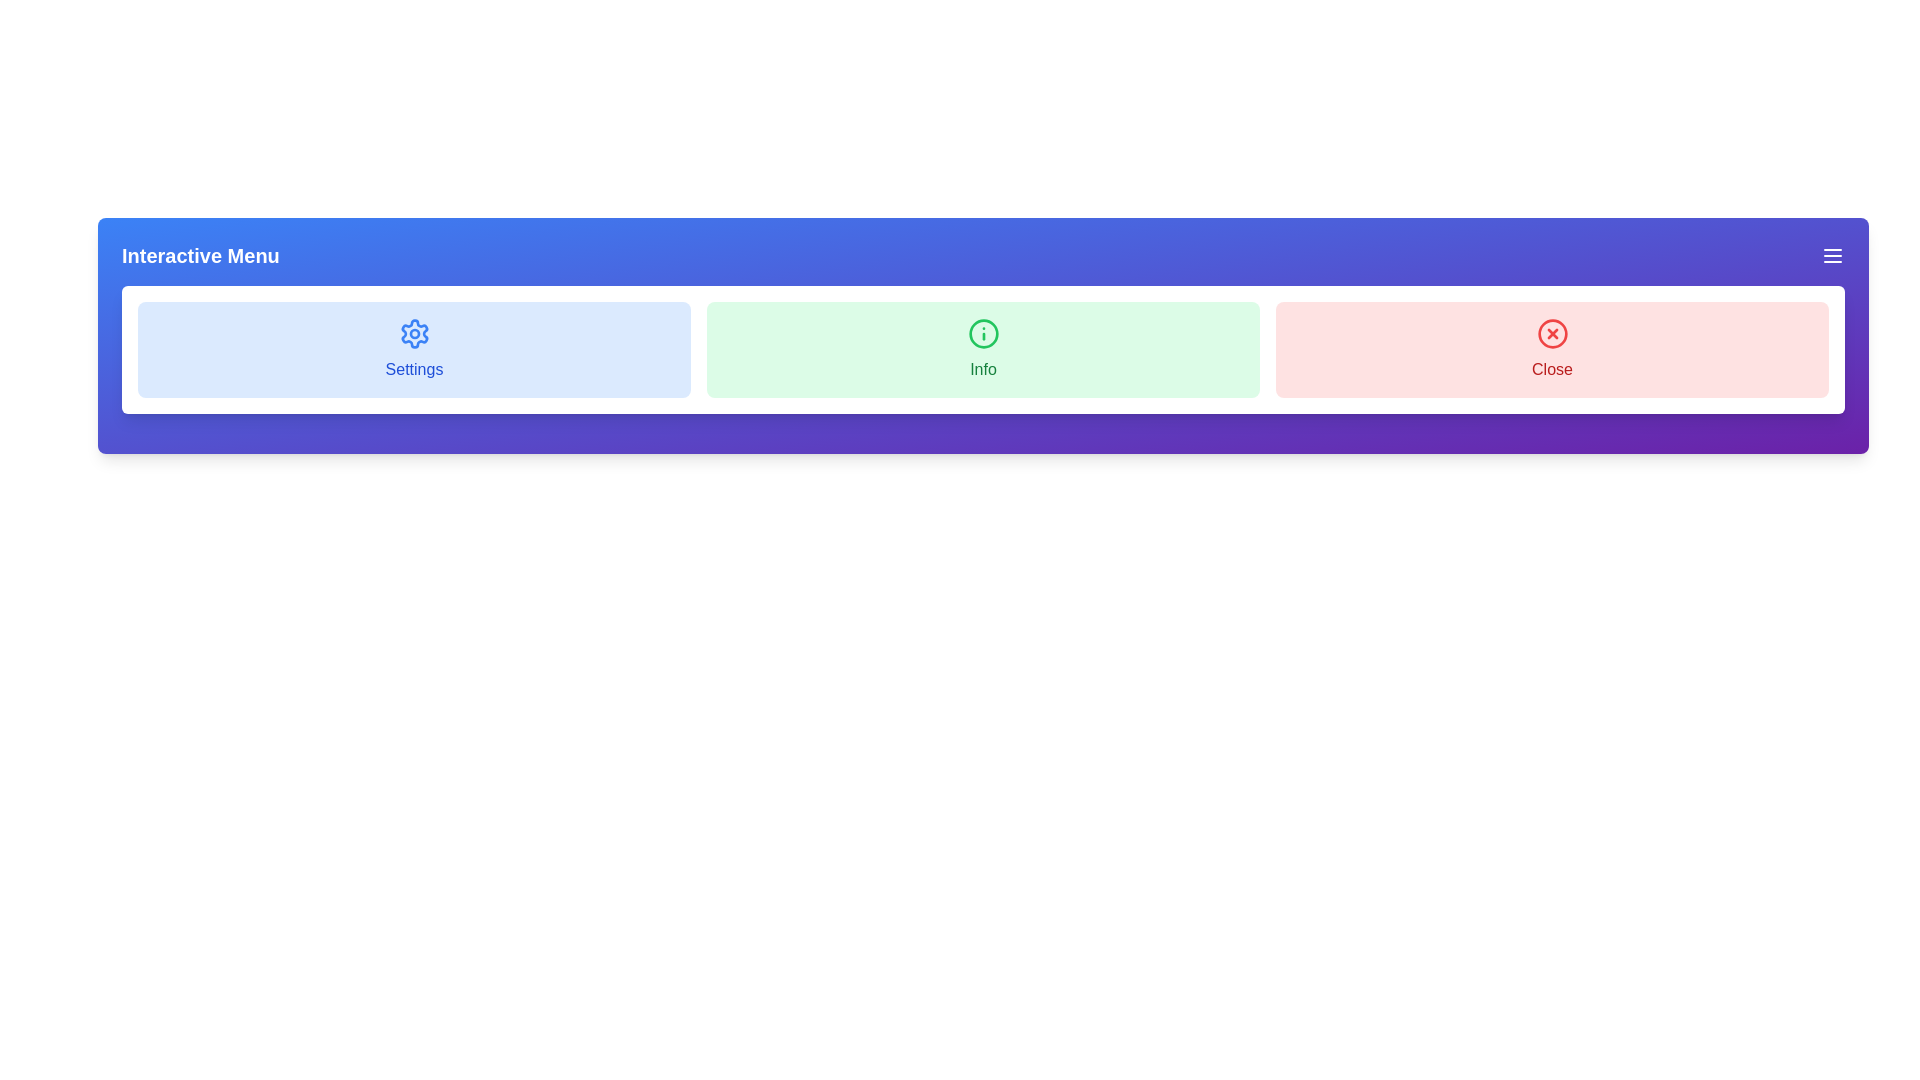 The width and height of the screenshot is (1920, 1080). I want to click on the 'Settings' button, so click(413, 349).